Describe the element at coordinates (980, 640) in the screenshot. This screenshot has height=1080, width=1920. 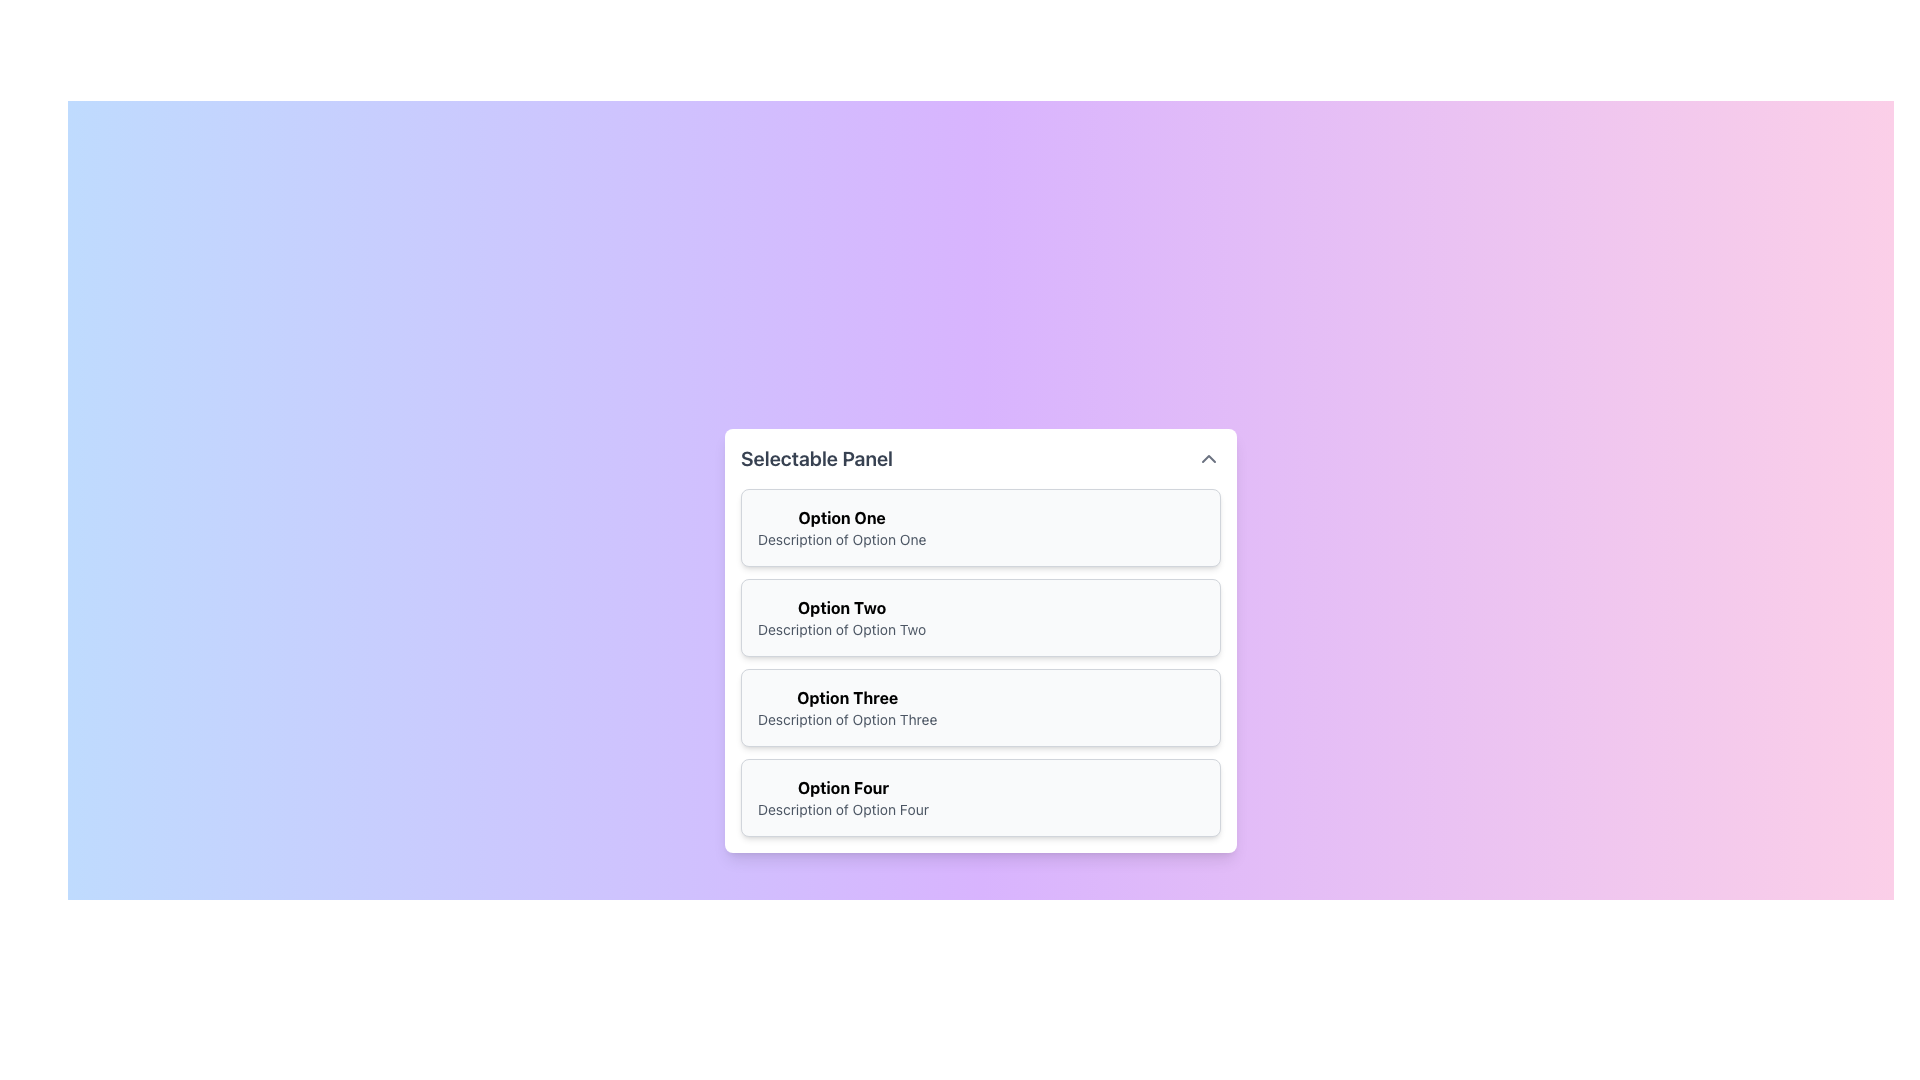
I see `the selectable list item labeled 'Option Two'` at that location.